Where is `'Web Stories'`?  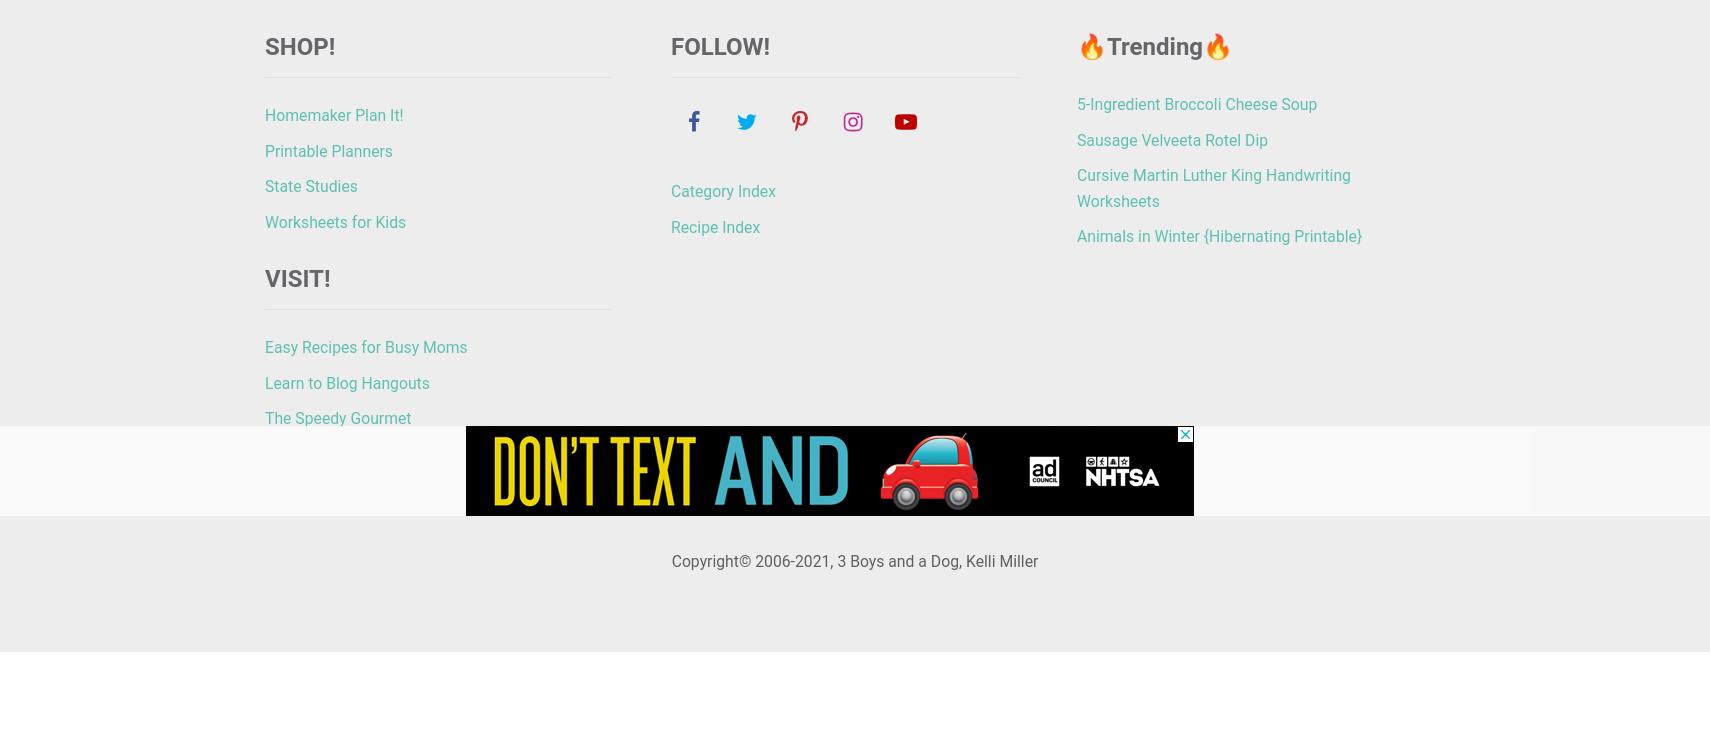
'Web Stories' is located at coordinates (807, 507).